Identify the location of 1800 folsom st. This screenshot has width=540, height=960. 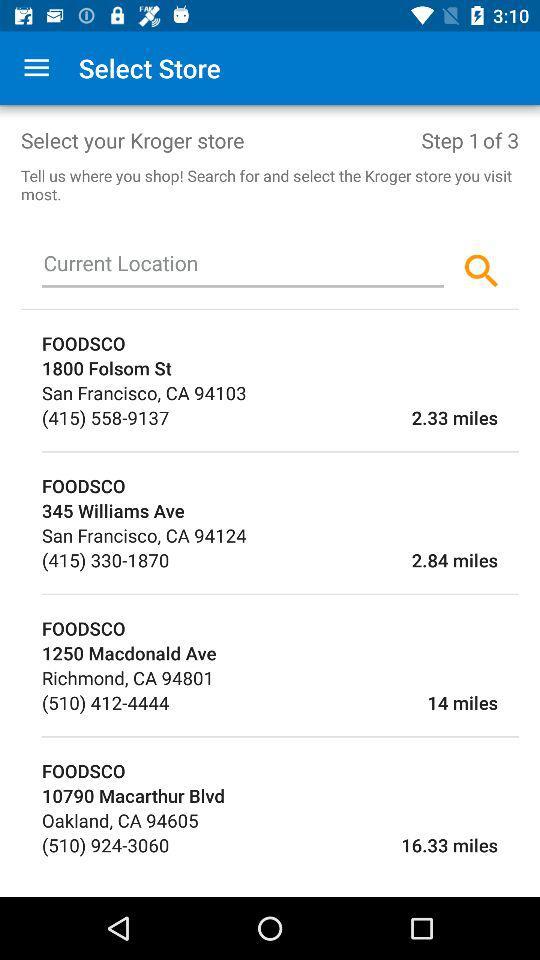
(279, 367).